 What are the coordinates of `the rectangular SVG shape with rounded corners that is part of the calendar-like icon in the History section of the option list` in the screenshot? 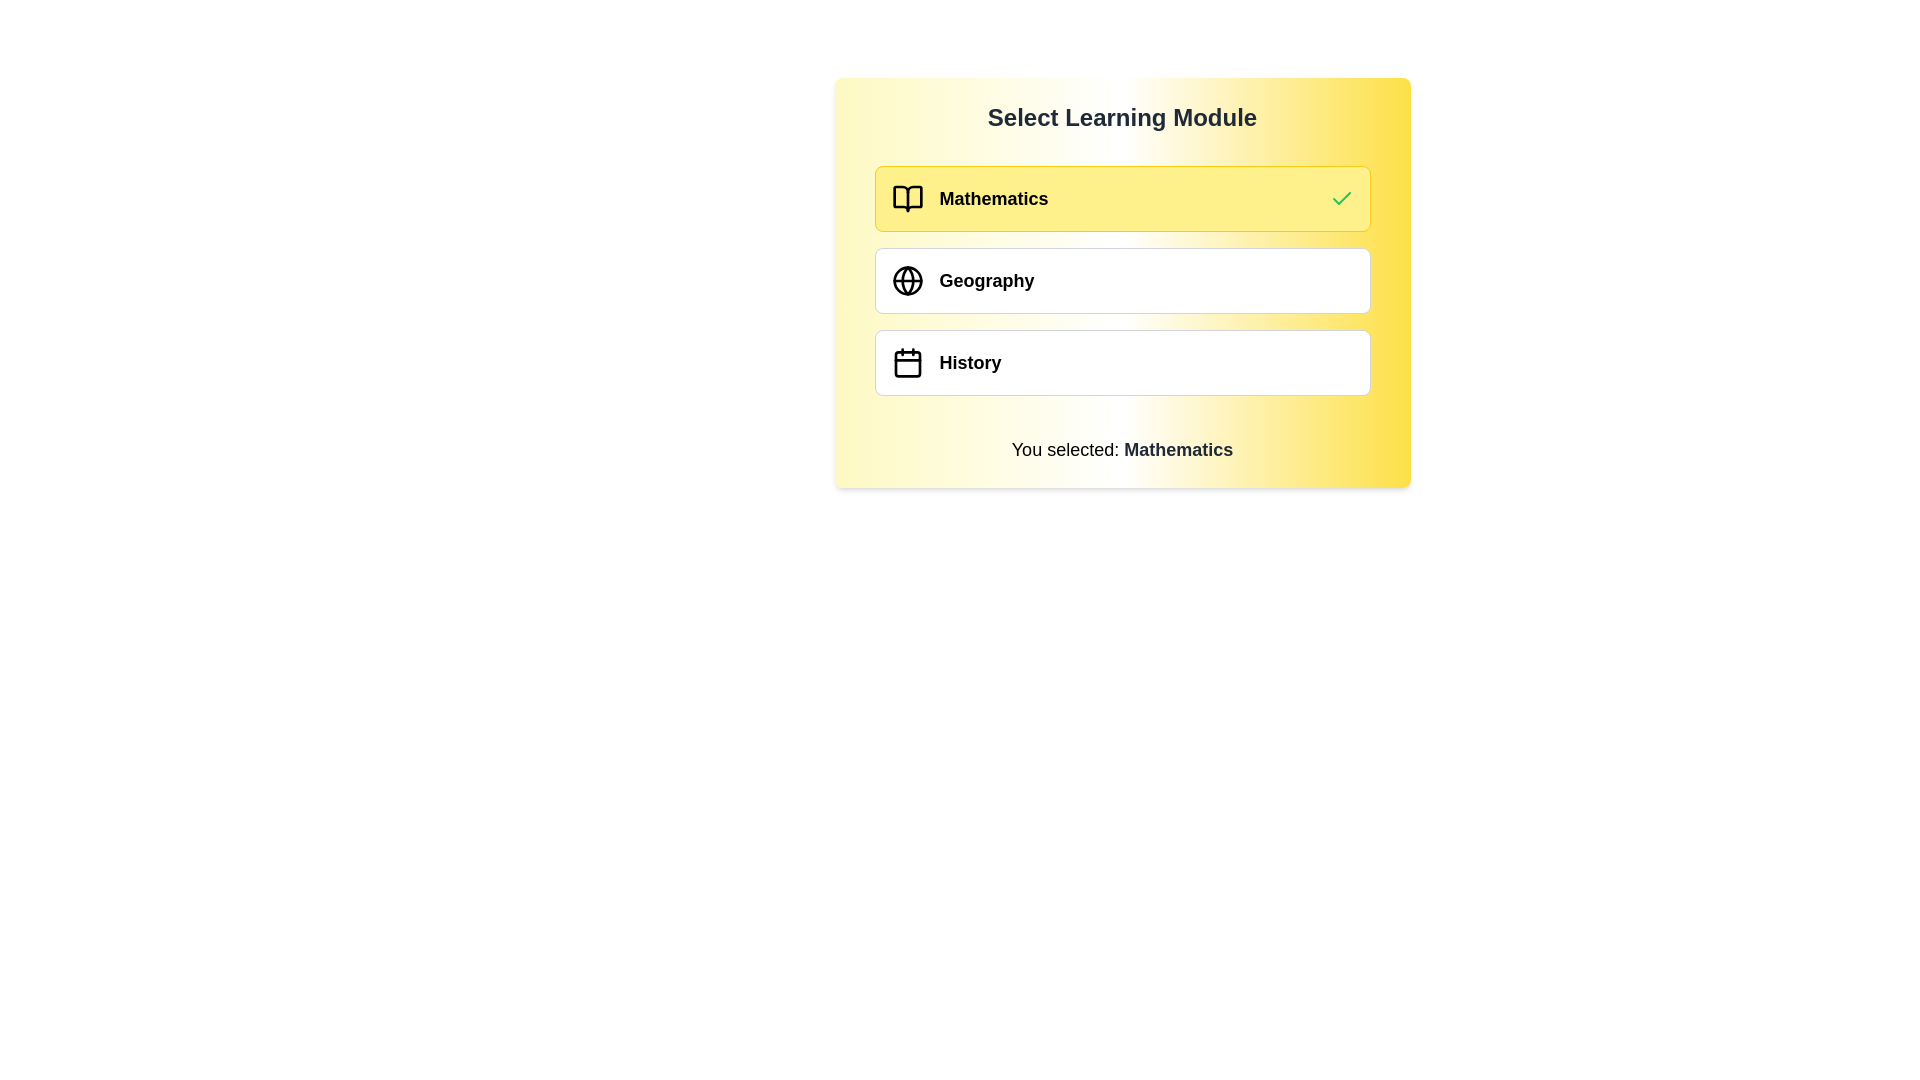 It's located at (906, 364).